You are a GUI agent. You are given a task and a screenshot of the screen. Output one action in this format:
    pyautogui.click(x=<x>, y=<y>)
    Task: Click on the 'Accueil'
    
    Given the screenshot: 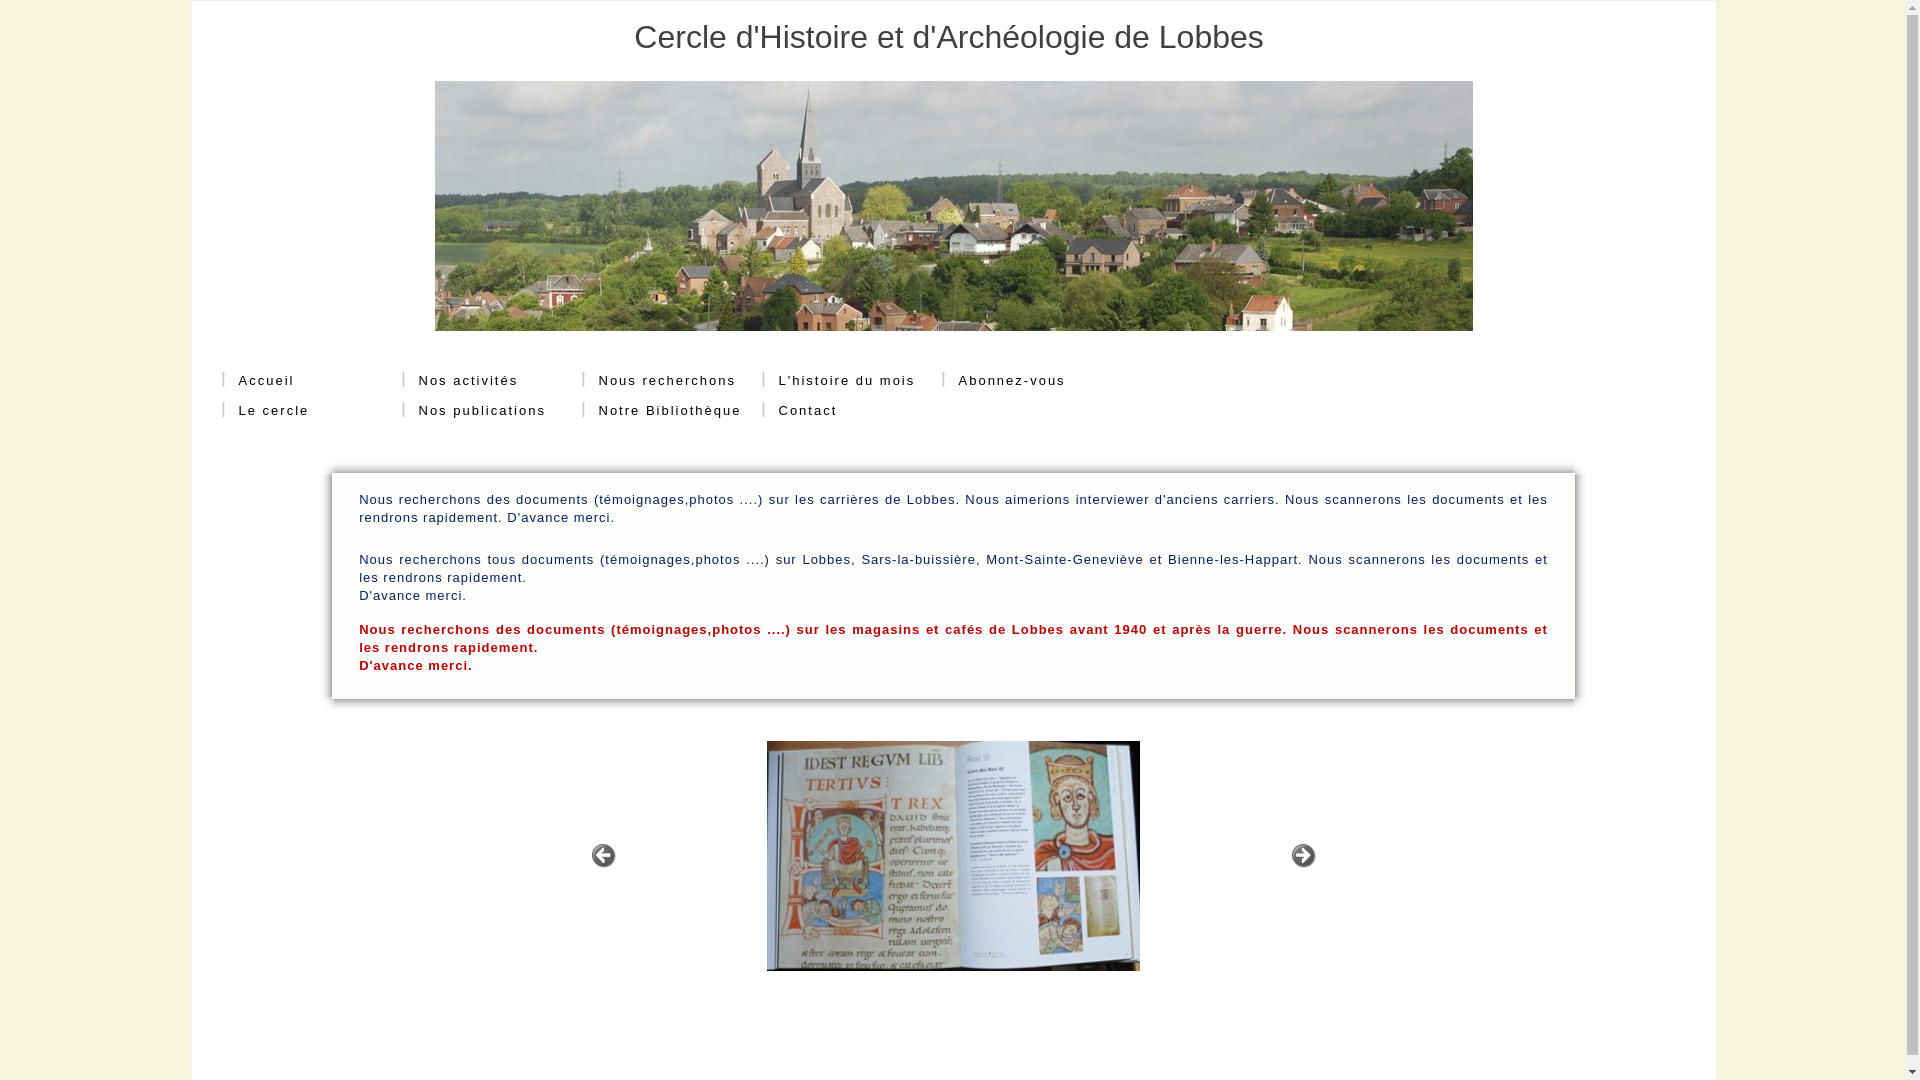 What is the action you would take?
    pyautogui.click(x=264, y=381)
    